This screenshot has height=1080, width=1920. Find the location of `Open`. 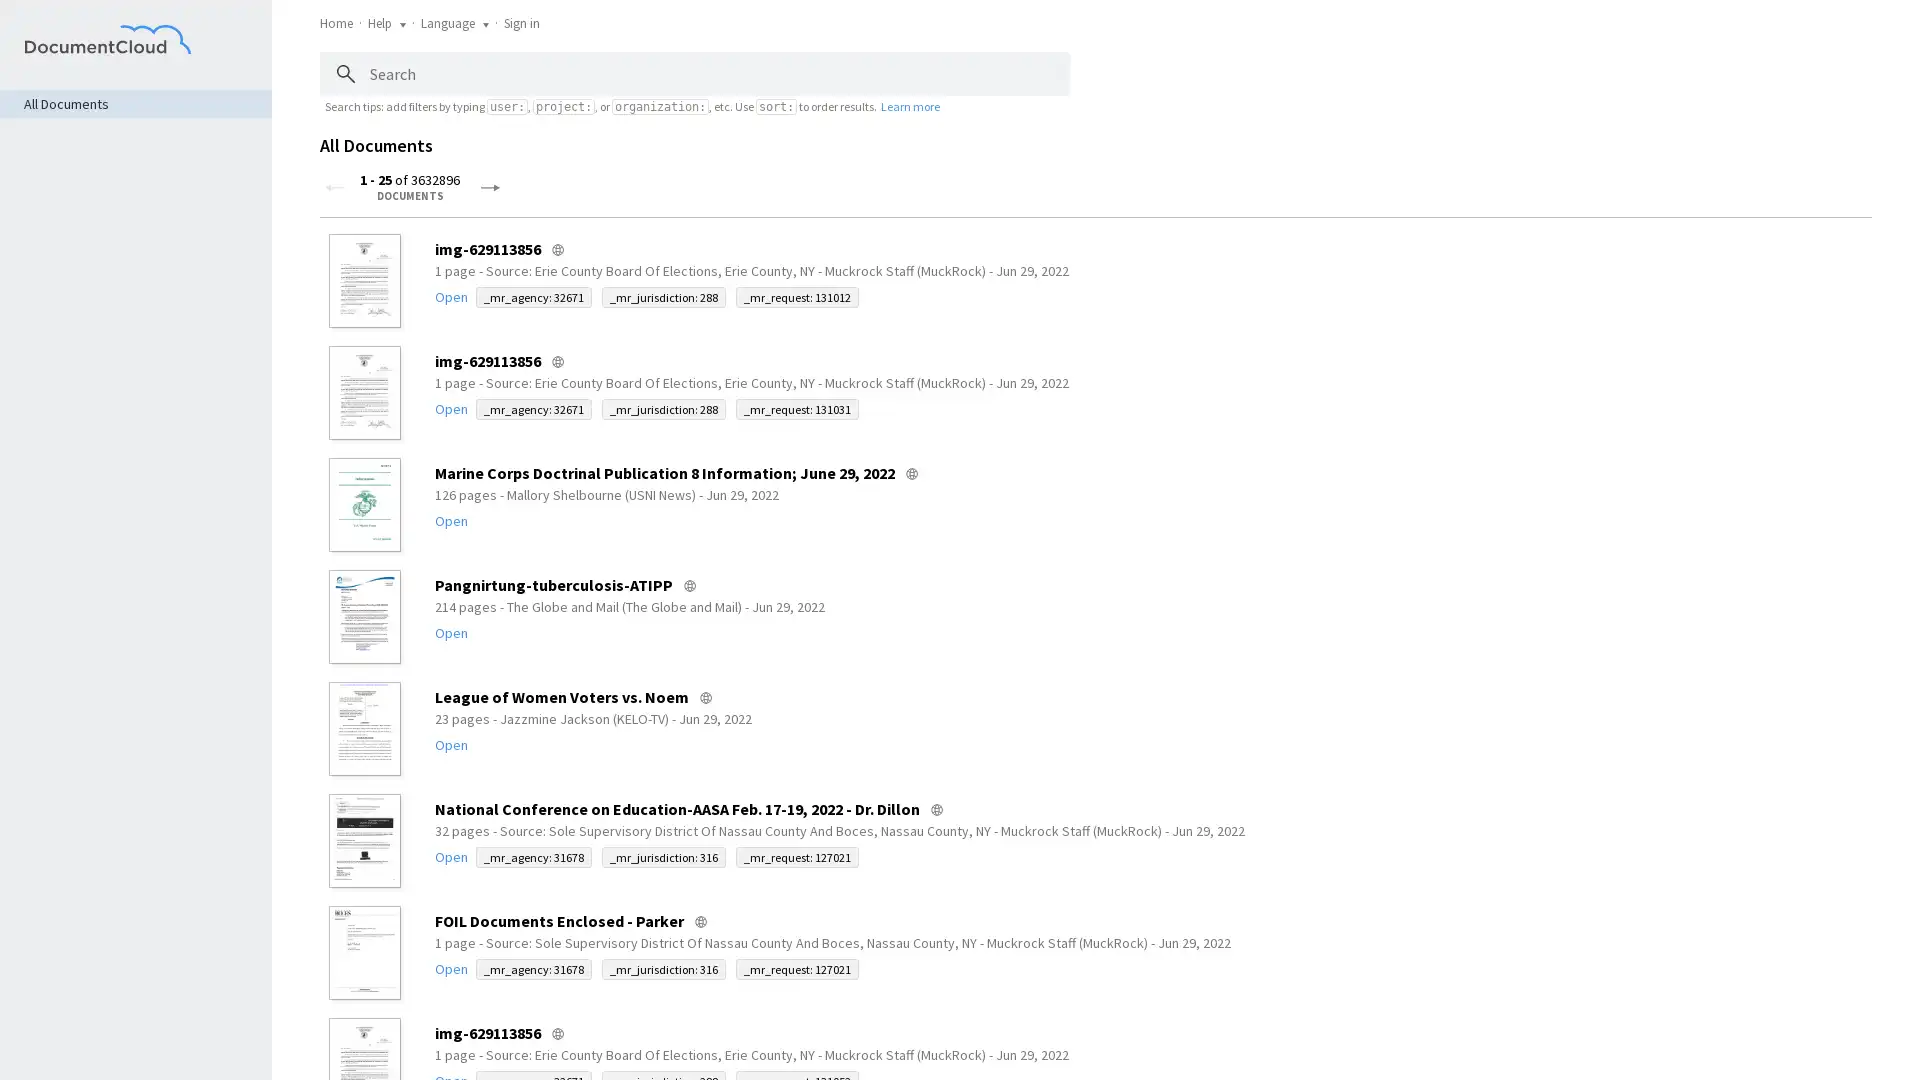

Open is located at coordinates (450, 519).